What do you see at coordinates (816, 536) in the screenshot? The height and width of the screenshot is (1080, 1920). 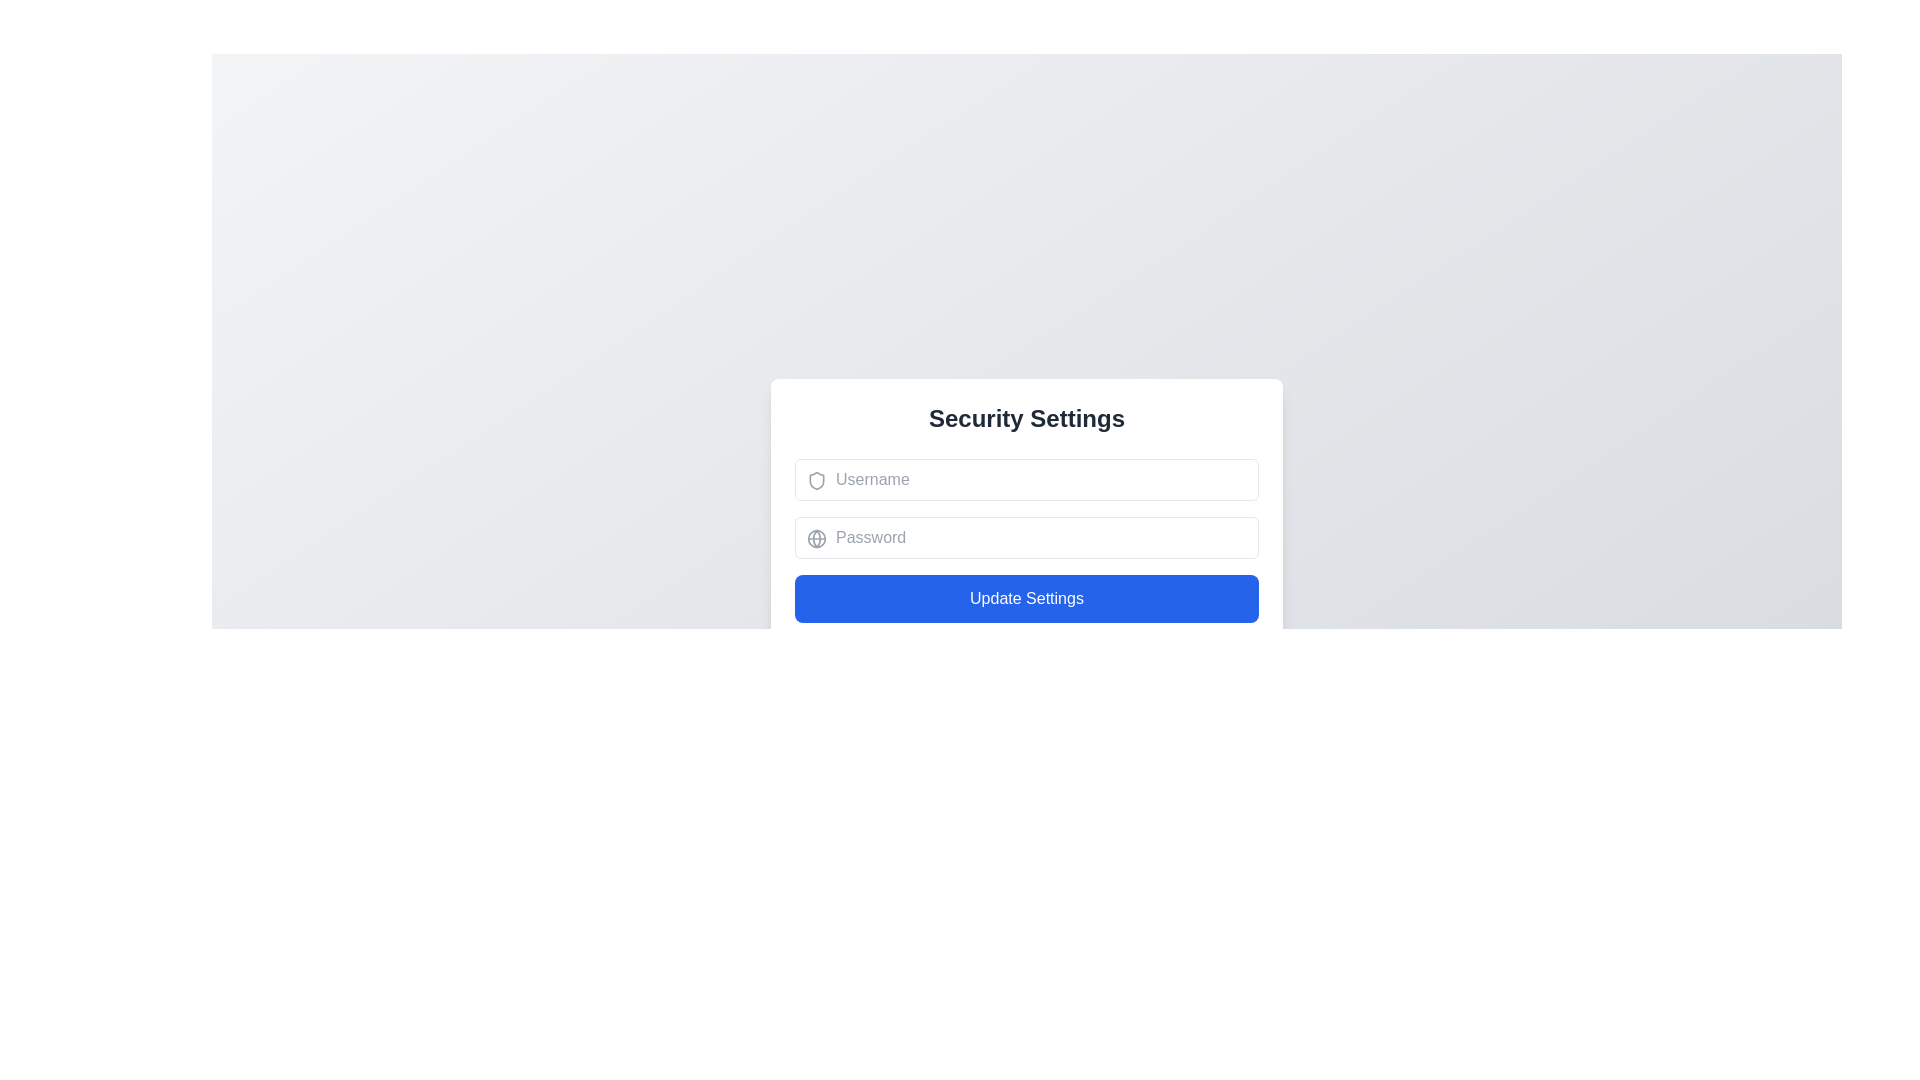 I see `the password indicator icon located at the left-hand side of the password input field` at bounding box center [816, 536].